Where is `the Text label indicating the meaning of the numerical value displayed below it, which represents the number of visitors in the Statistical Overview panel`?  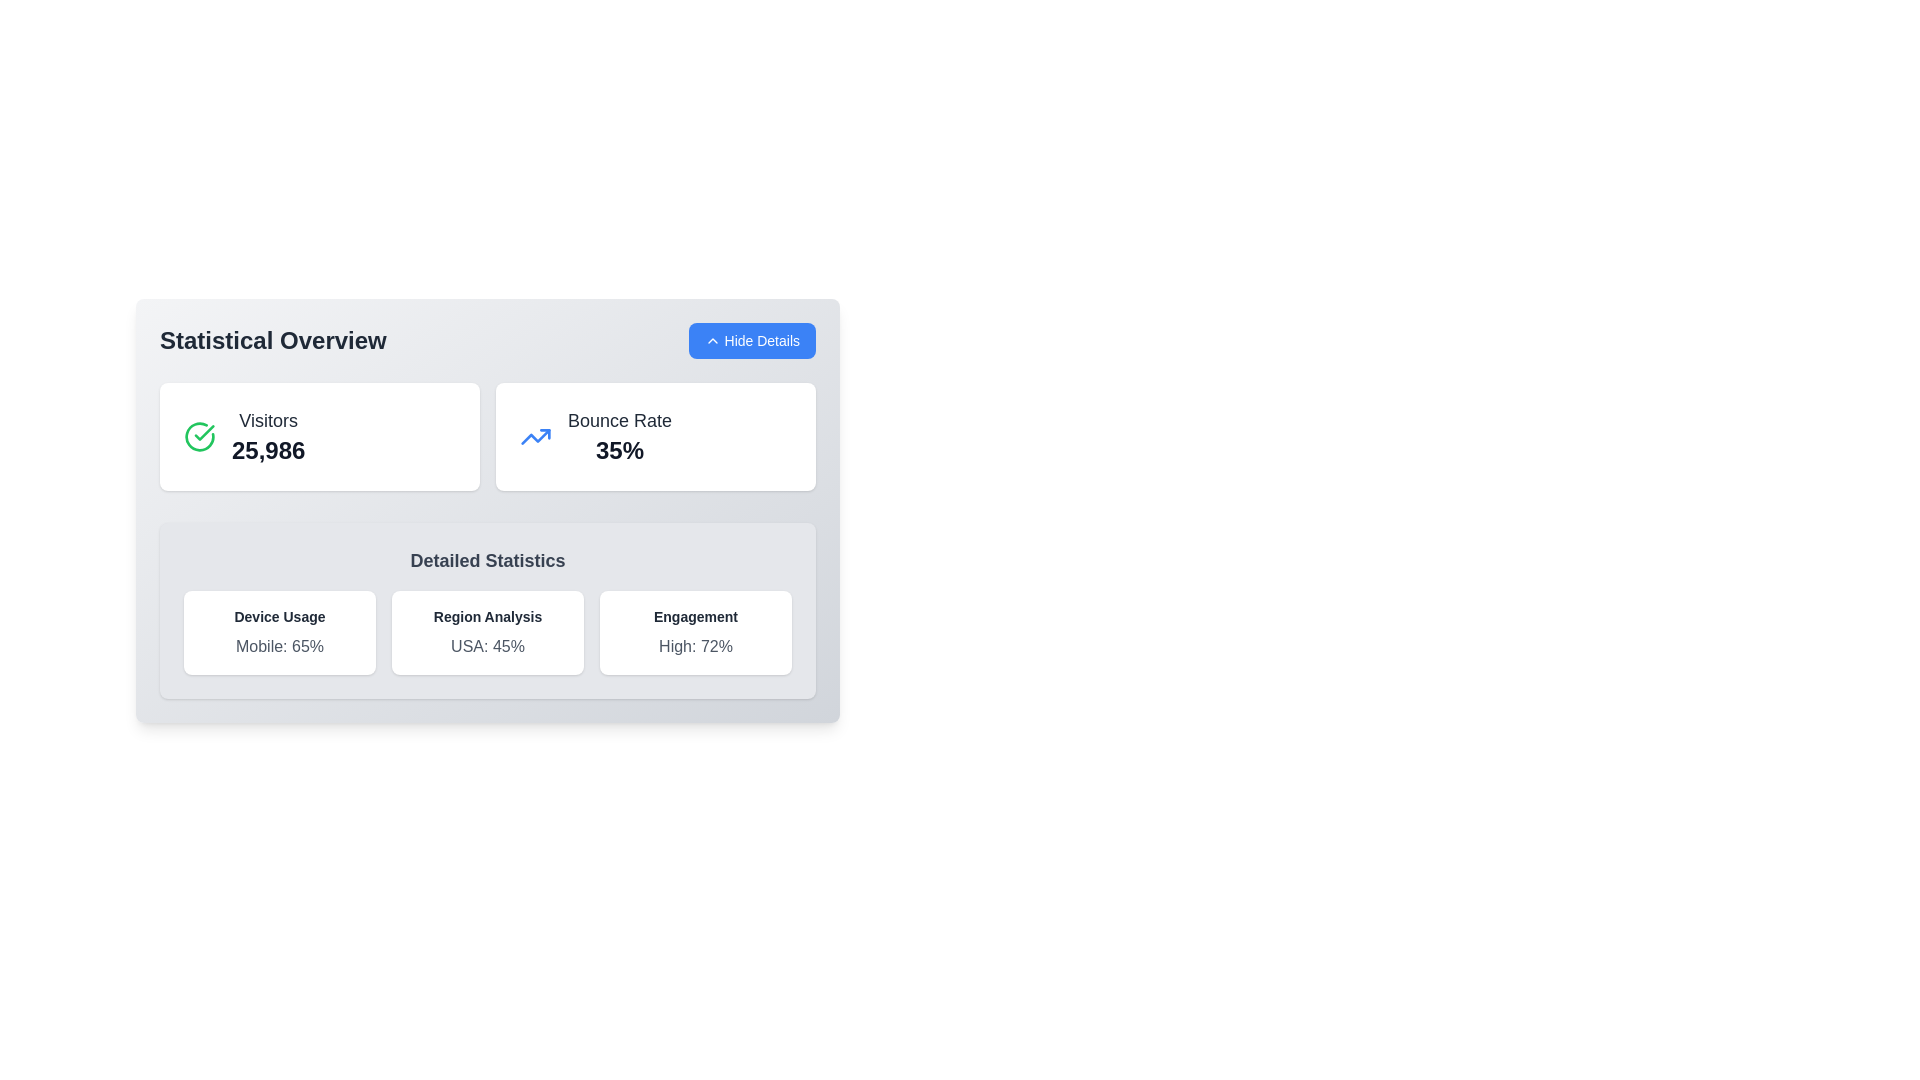
the Text label indicating the meaning of the numerical value displayed below it, which represents the number of visitors in the Statistical Overview panel is located at coordinates (267, 419).